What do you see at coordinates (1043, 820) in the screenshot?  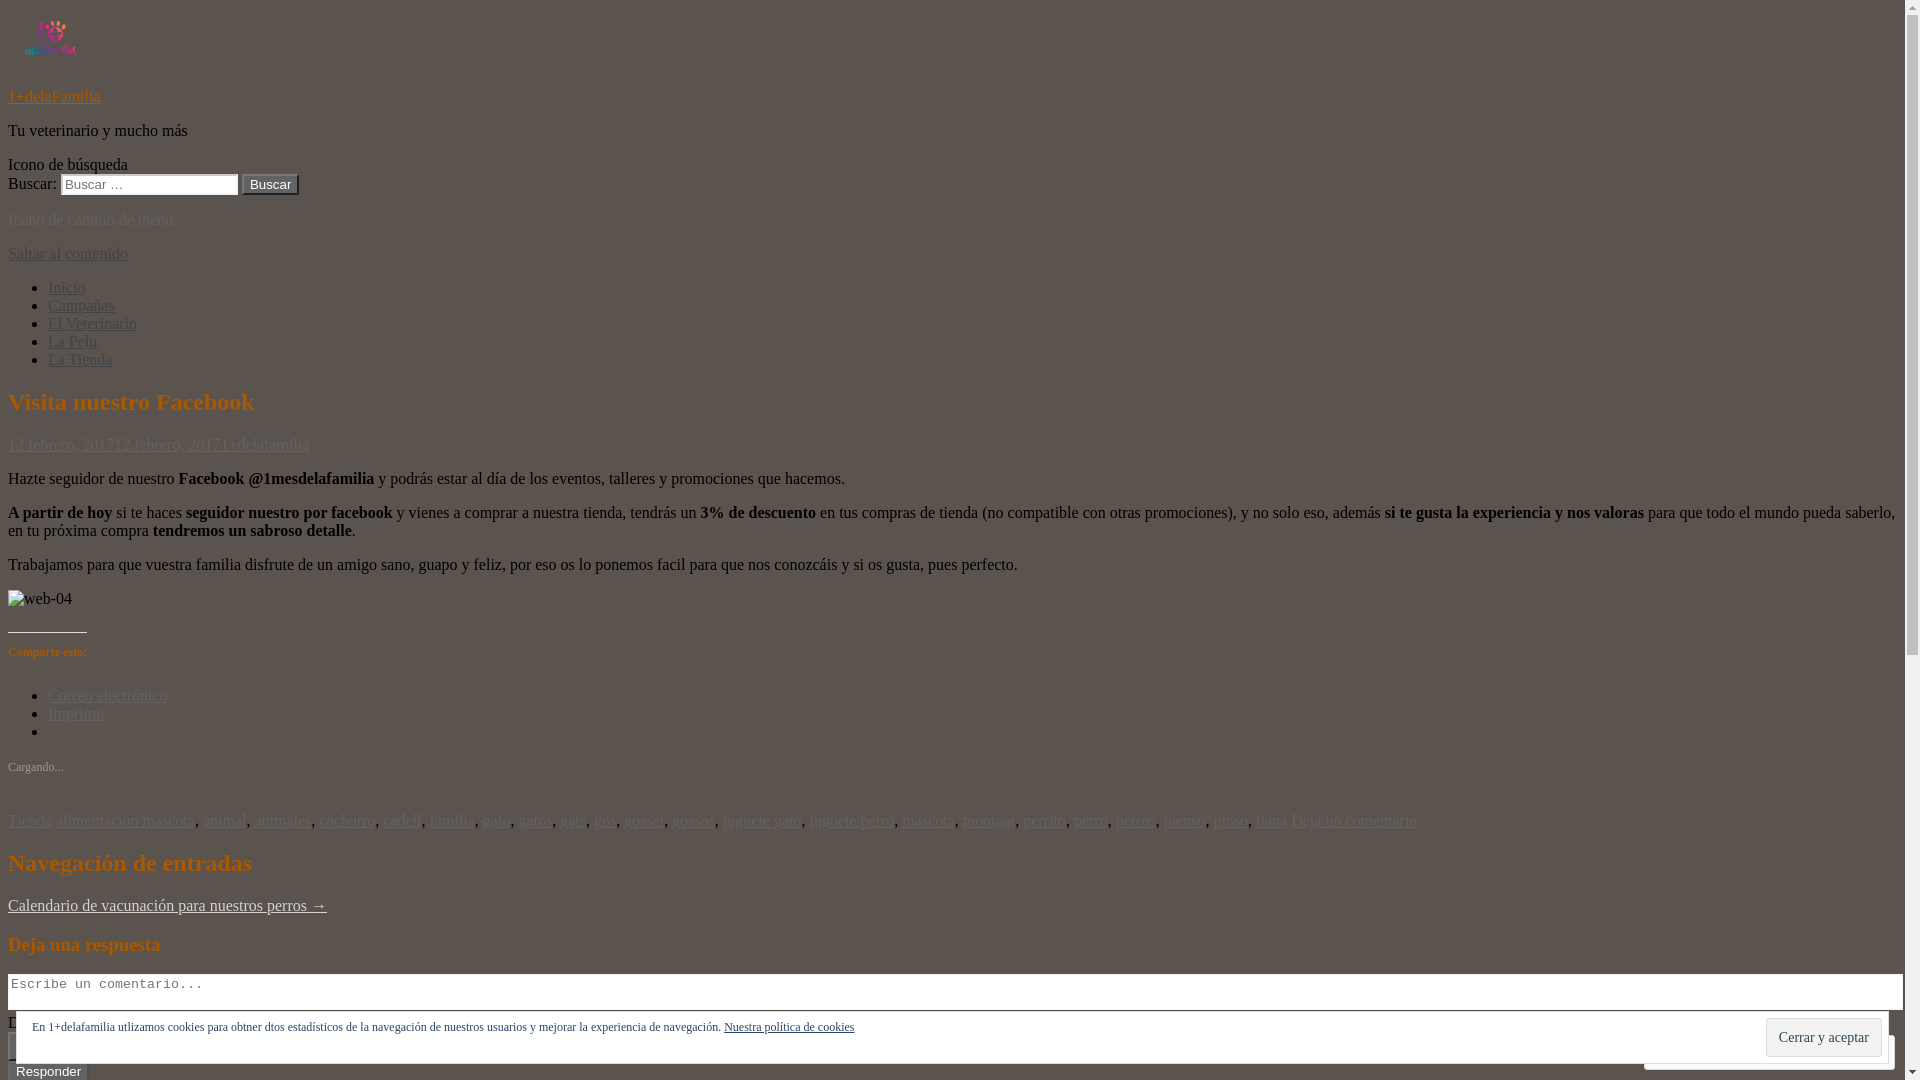 I see `'perrito'` at bounding box center [1043, 820].